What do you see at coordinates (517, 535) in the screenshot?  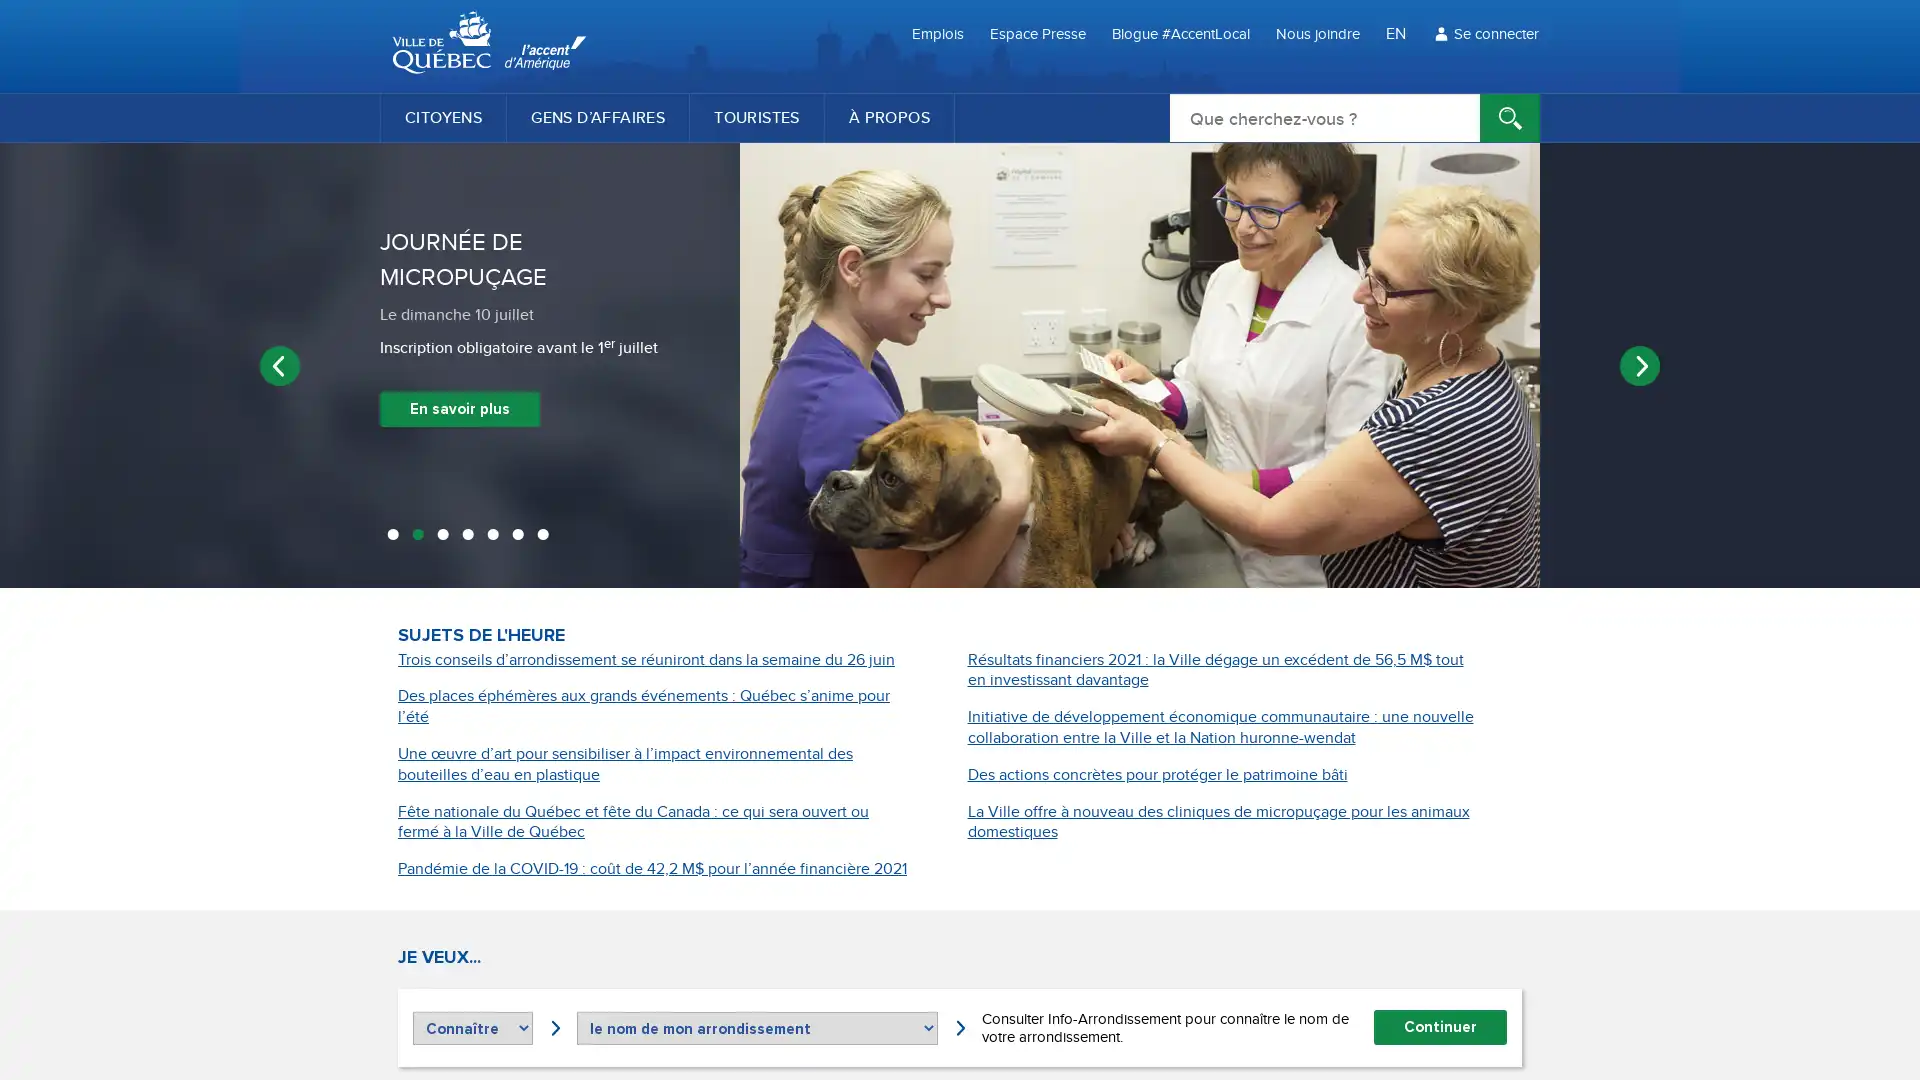 I see `Diapositive numero 6` at bounding box center [517, 535].